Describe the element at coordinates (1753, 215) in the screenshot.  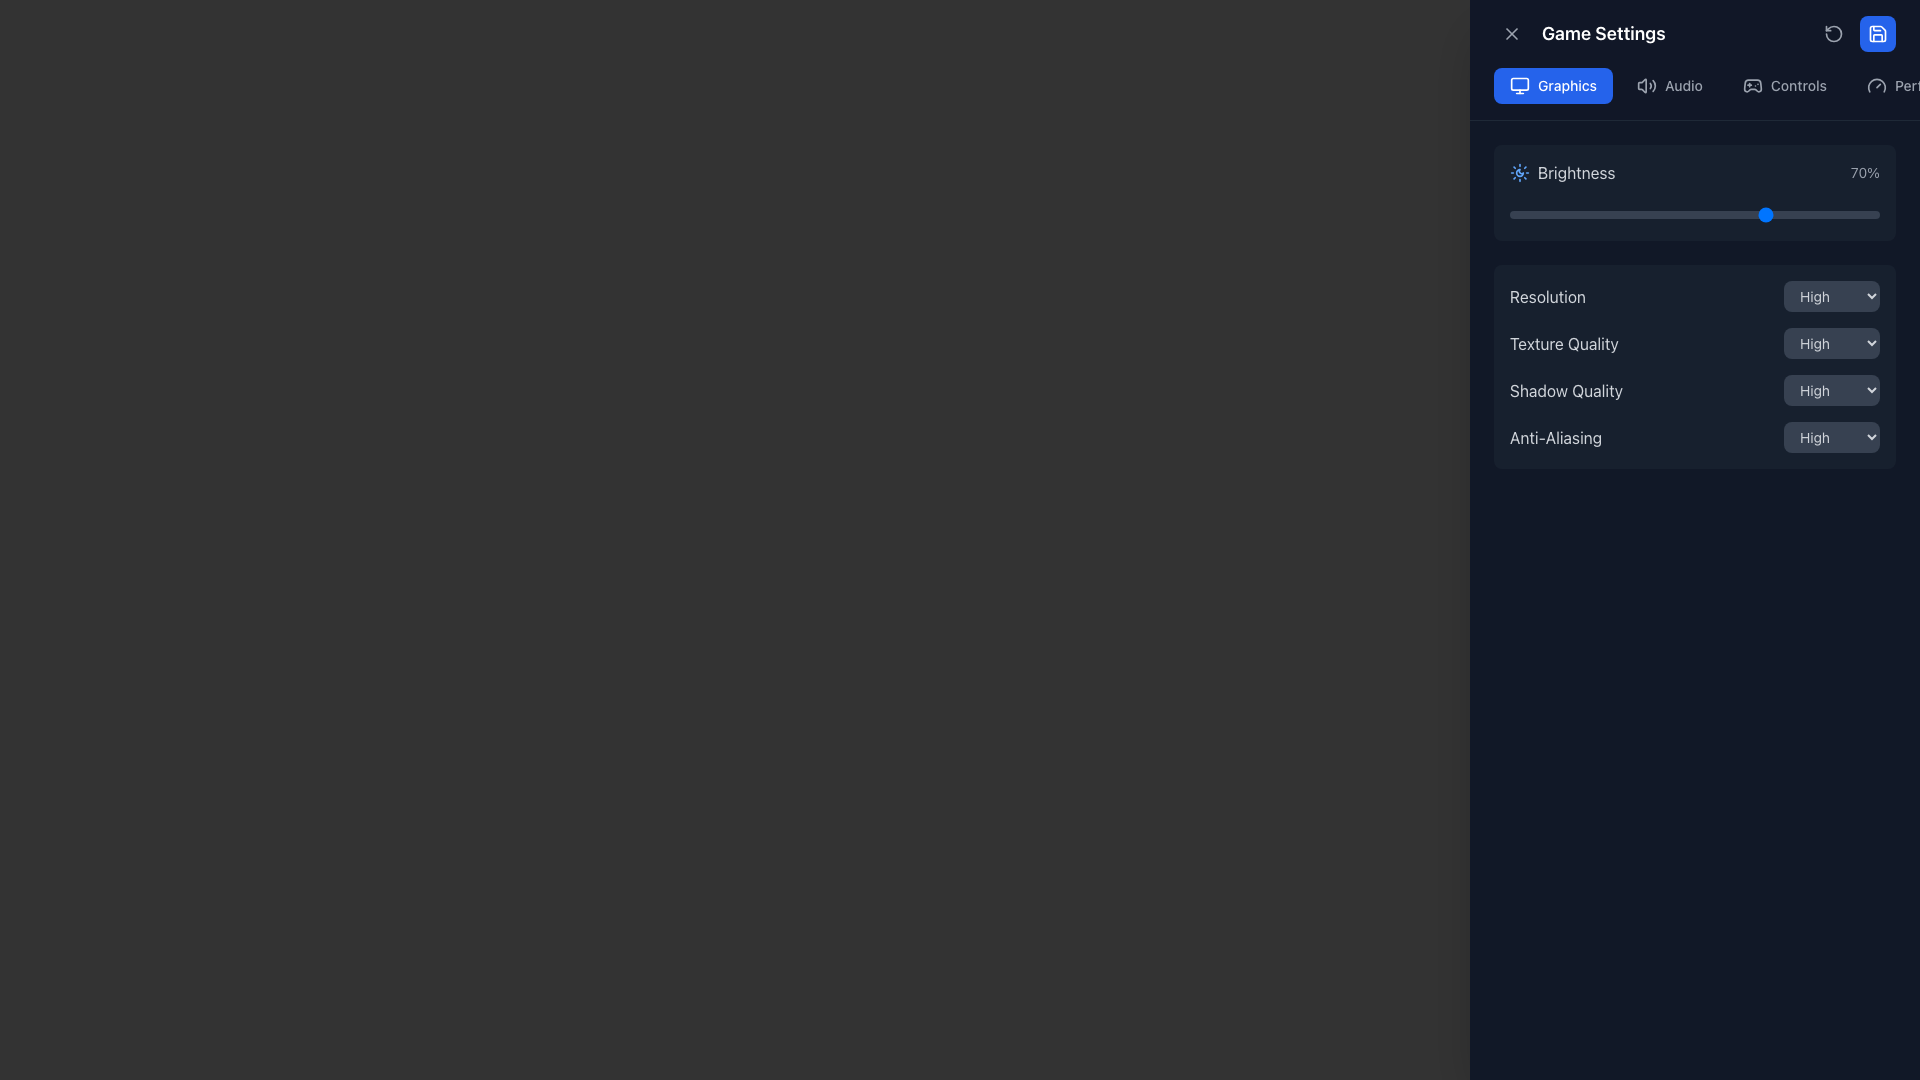
I see `the brightness level` at that location.